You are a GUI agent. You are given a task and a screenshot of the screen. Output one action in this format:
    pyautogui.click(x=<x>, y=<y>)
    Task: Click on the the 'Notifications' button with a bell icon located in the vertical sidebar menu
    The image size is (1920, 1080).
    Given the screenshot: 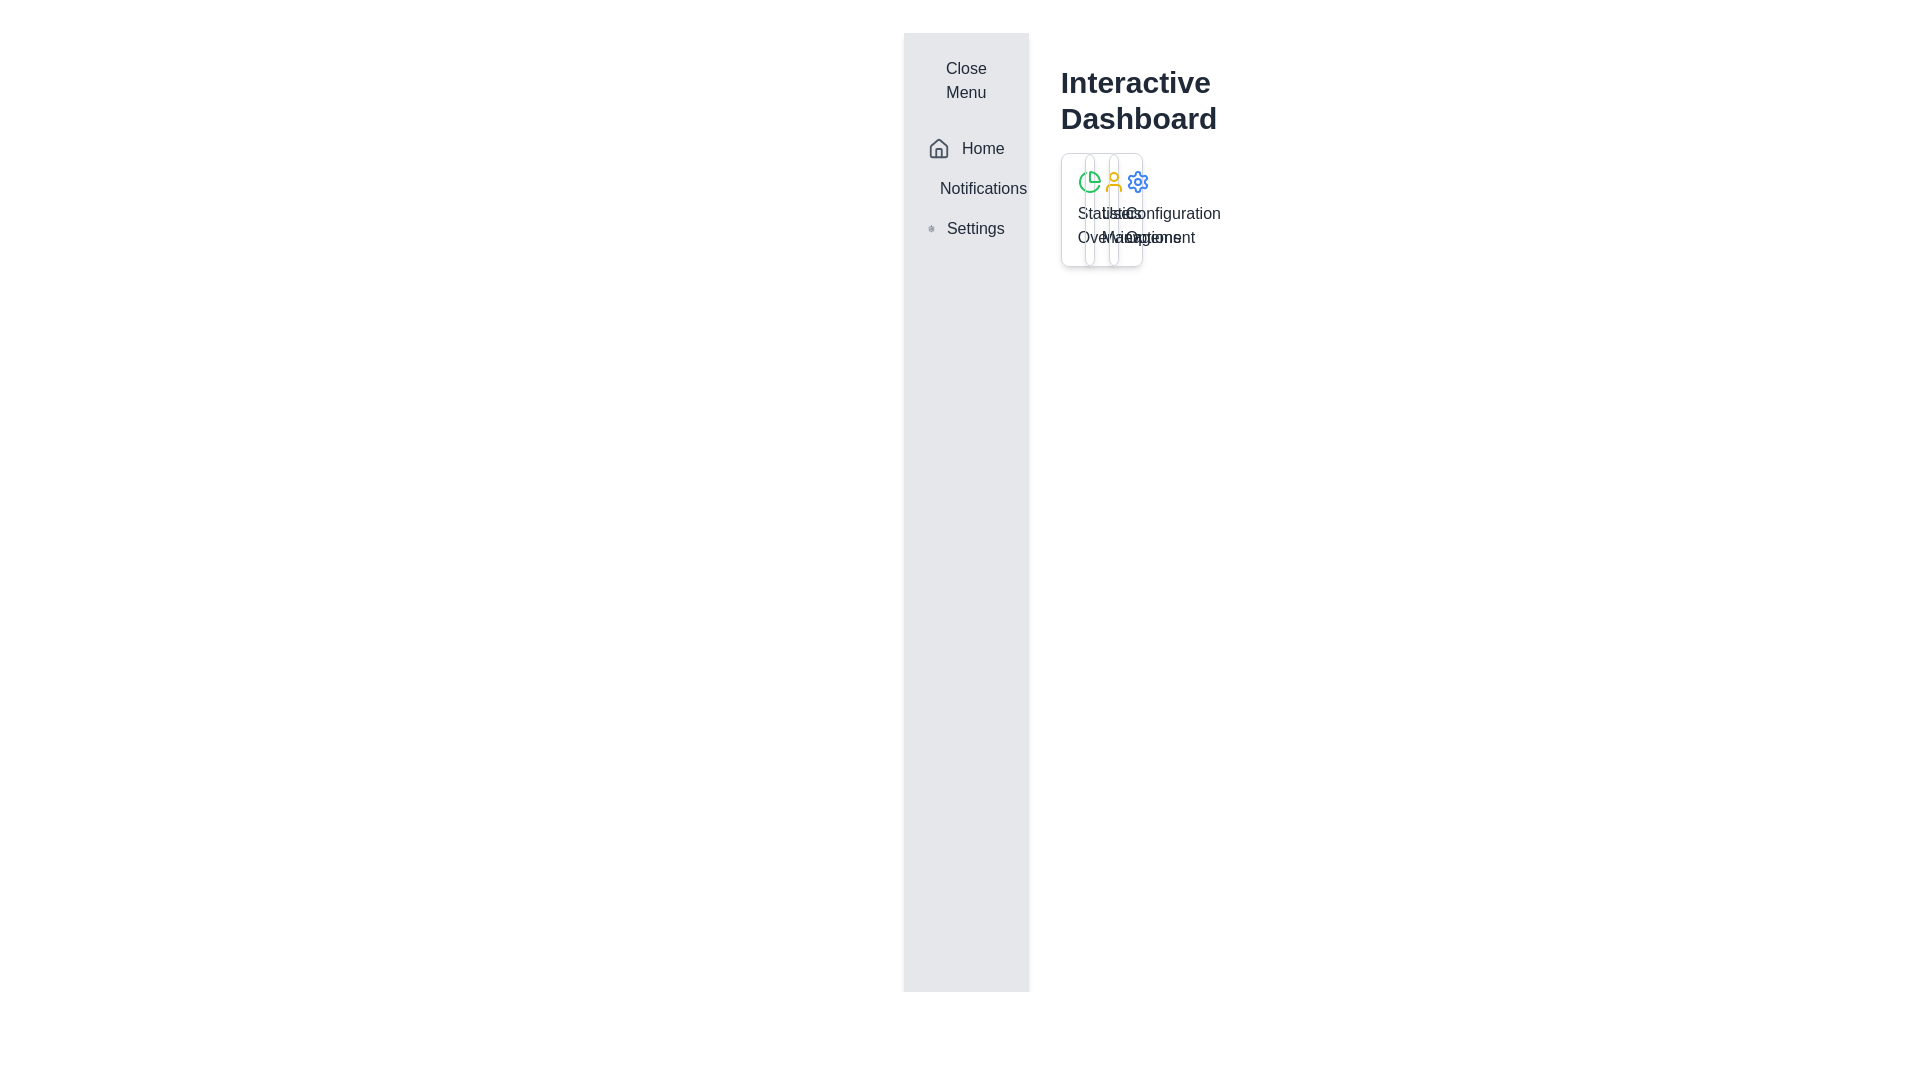 What is the action you would take?
    pyautogui.click(x=966, y=189)
    